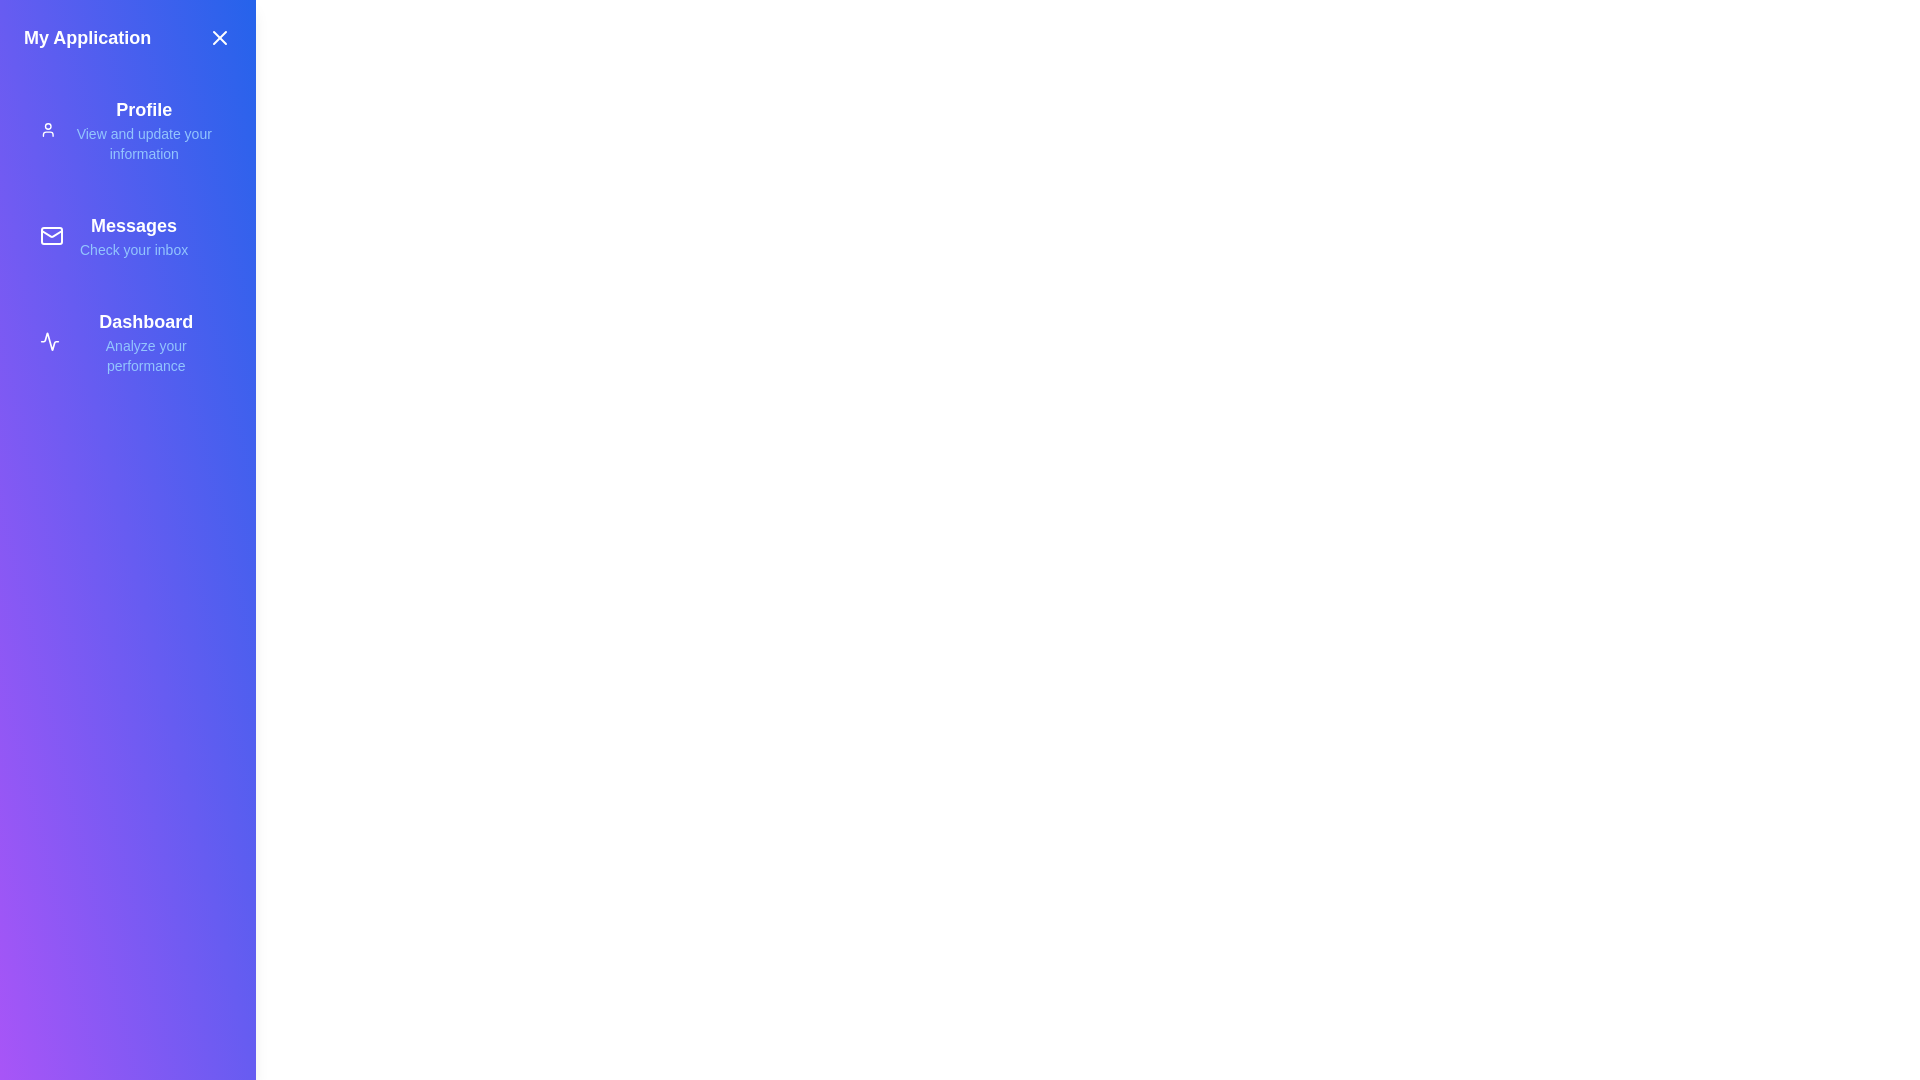 This screenshot has height=1080, width=1920. Describe the element at coordinates (127, 130) in the screenshot. I see `the Profile section to observe the hover effect` at that location.